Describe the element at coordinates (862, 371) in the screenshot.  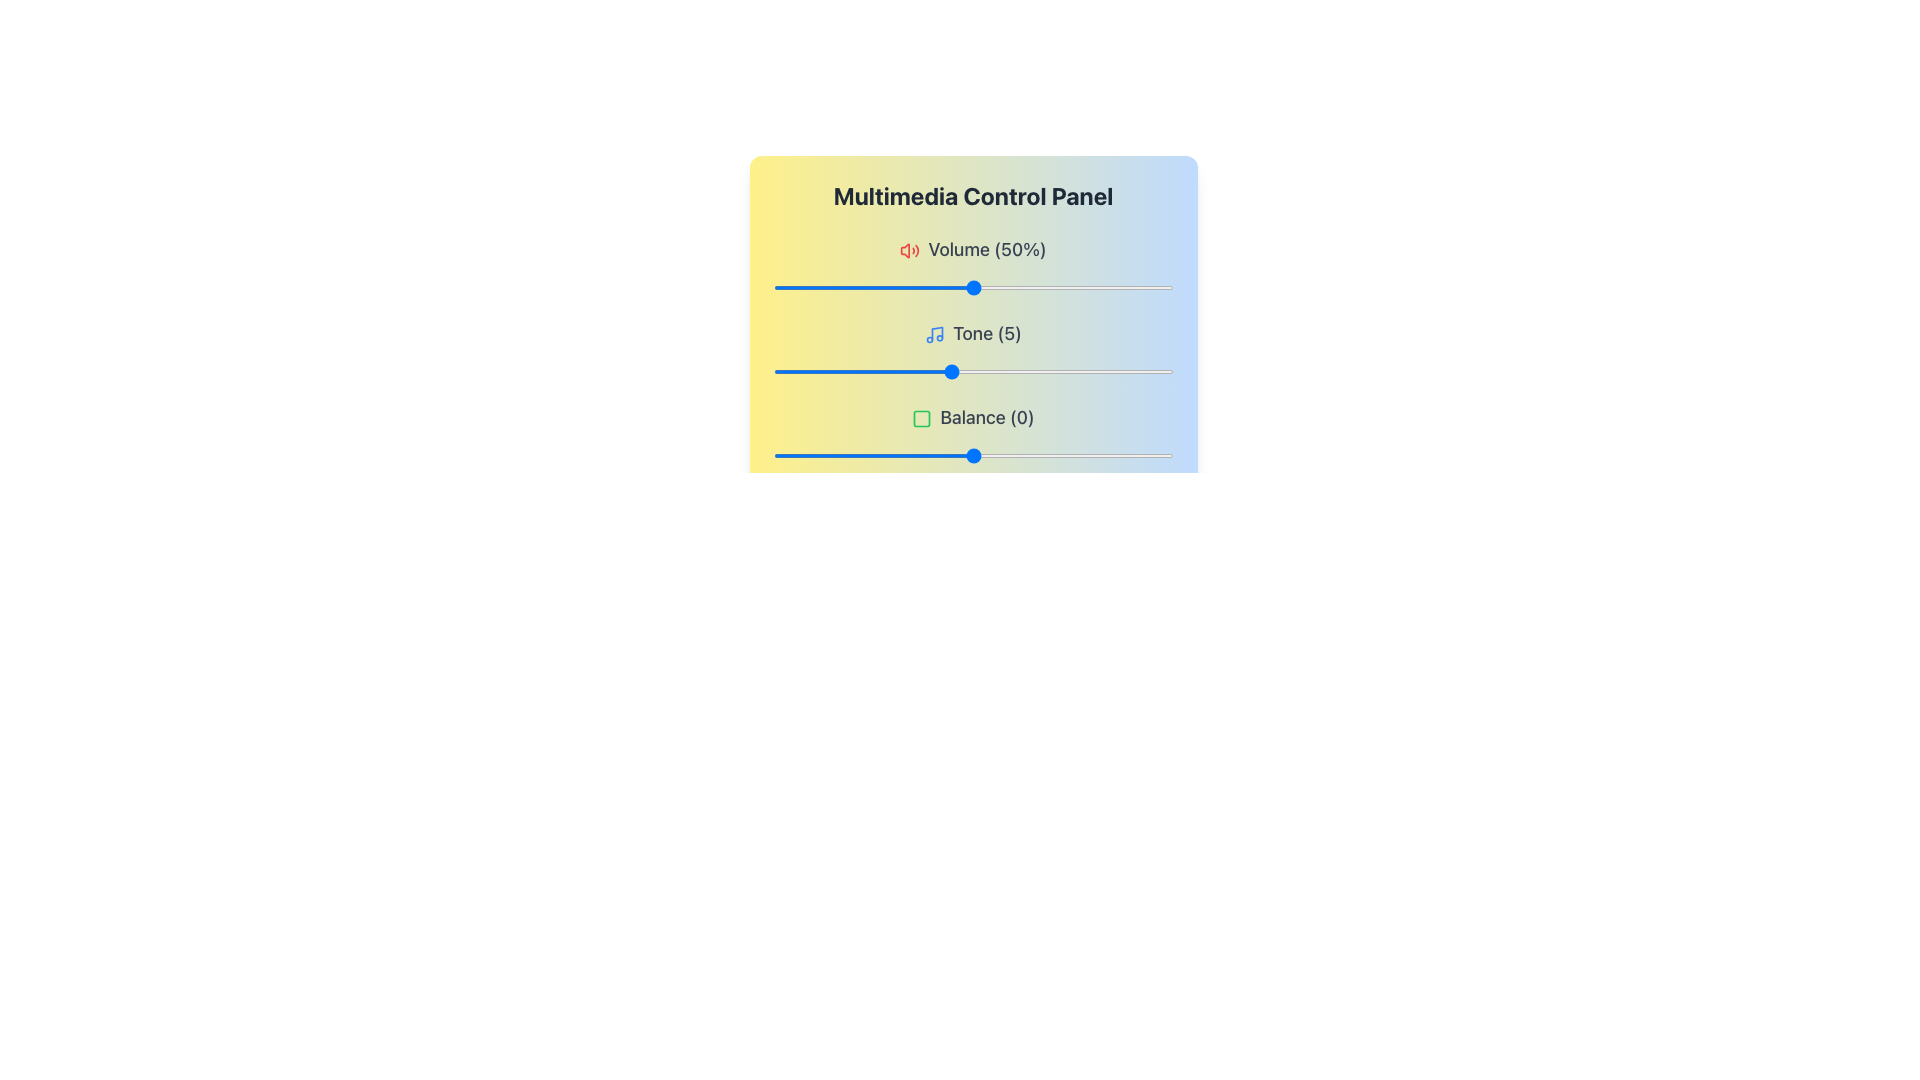
I see `the tone value` at that location.